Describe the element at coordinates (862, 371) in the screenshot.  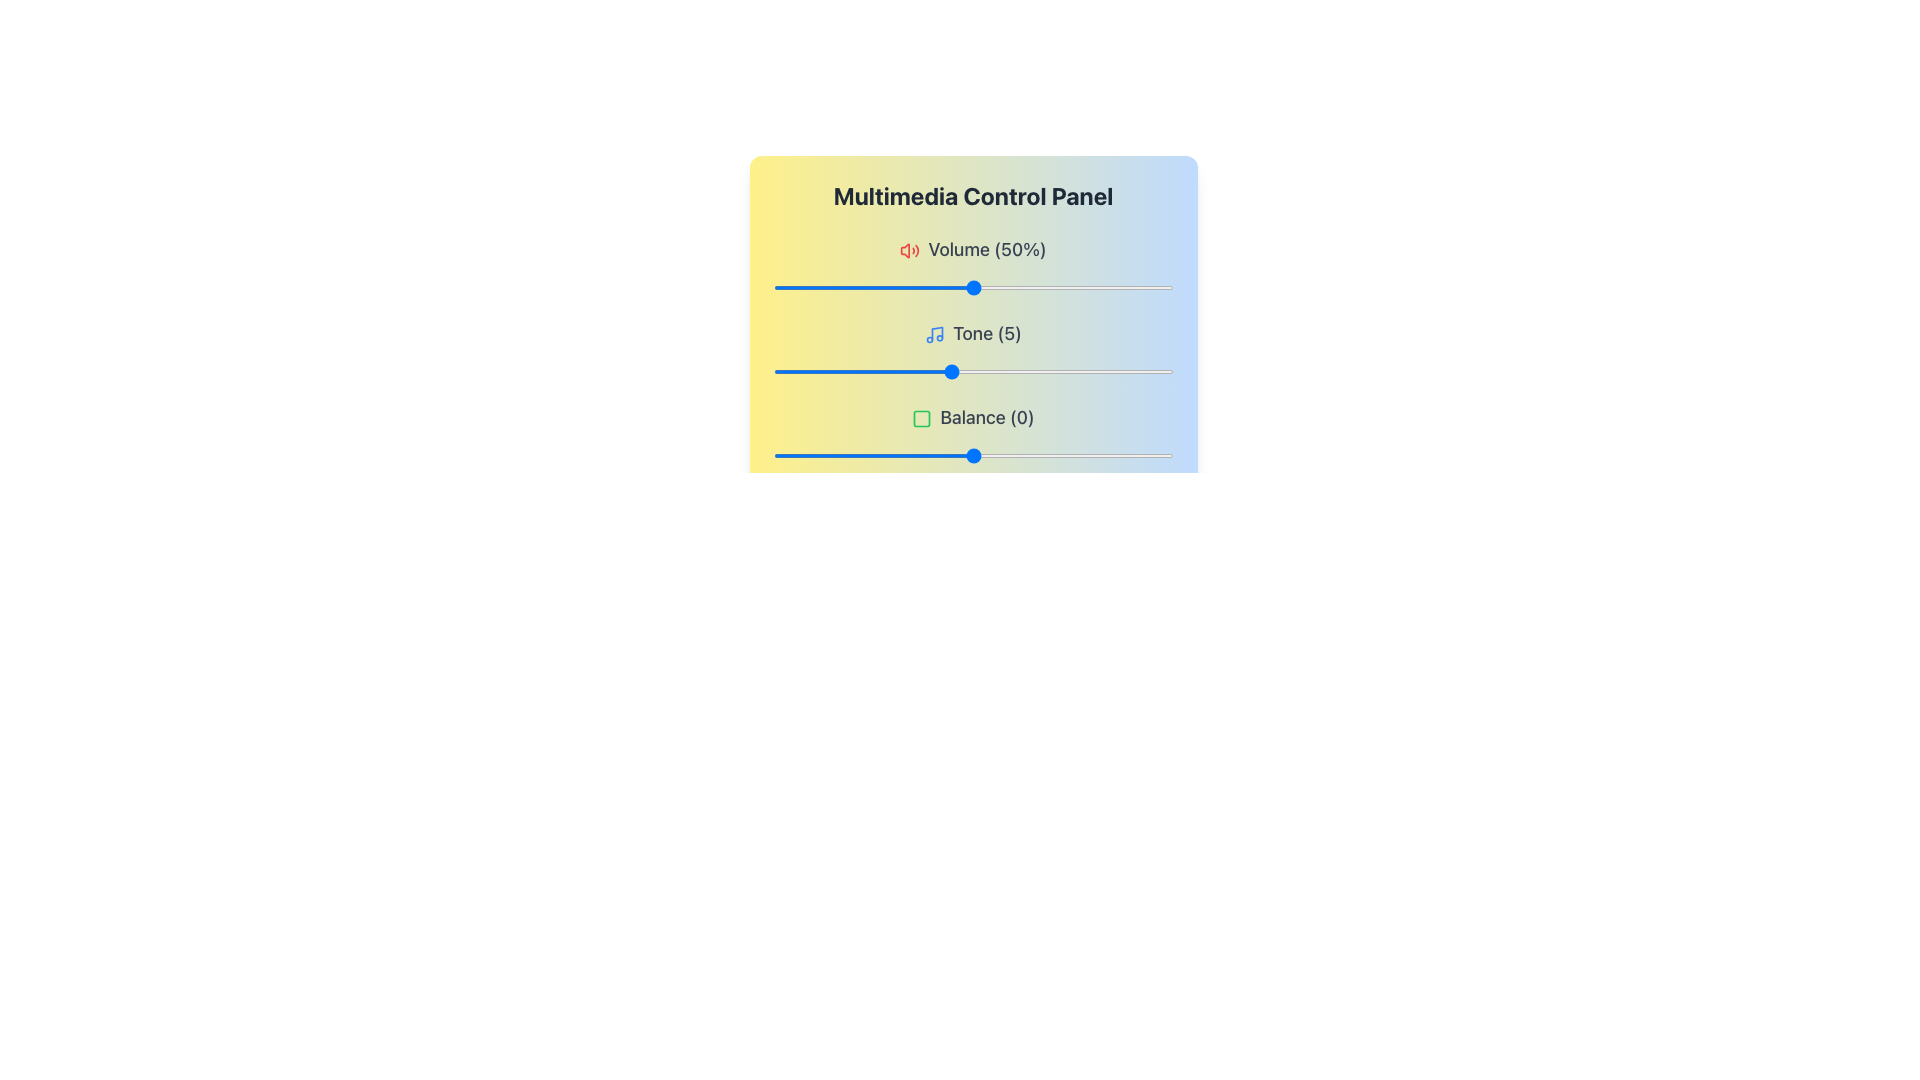
I see `the tone value` at that location.